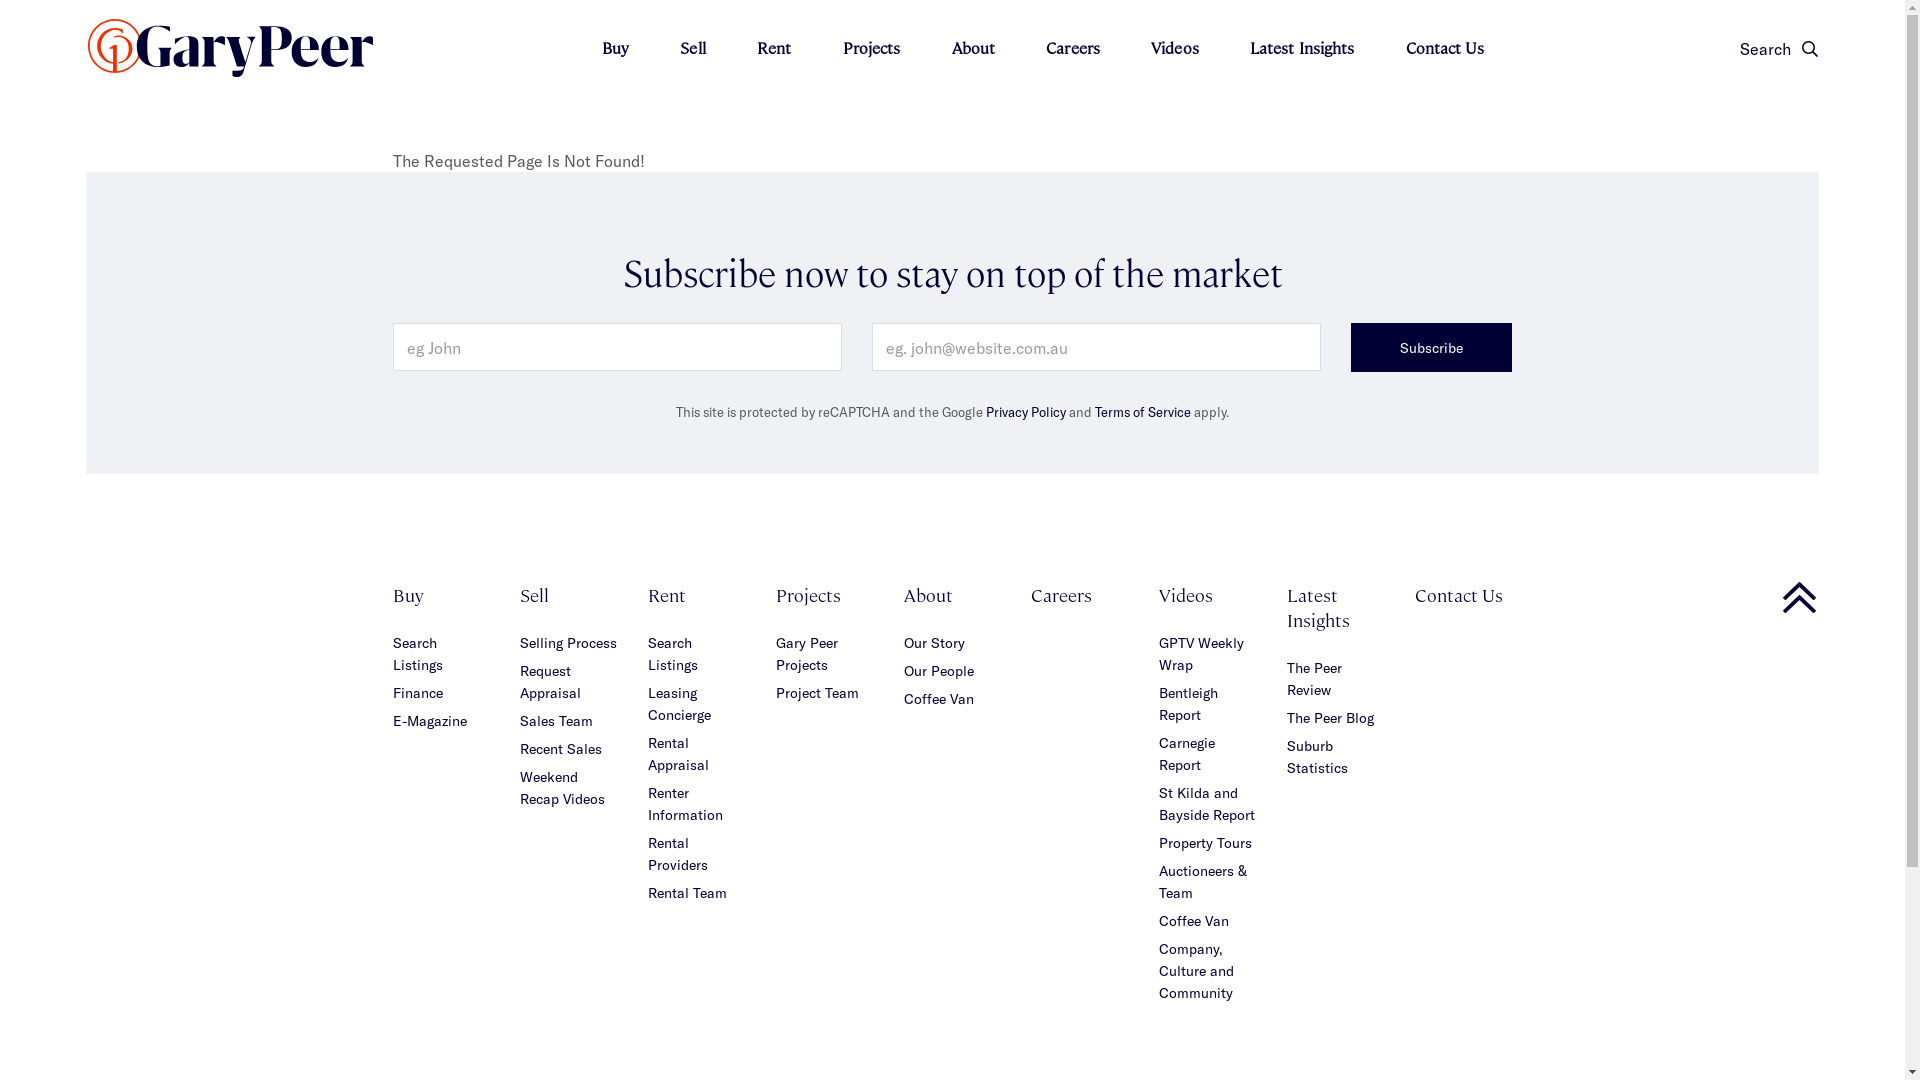 The image size is (1920, 1080). What do you see at coordinates (687, 891) in the screenshot?
I see `'Rental Team'` at bounding box center [687, 891].